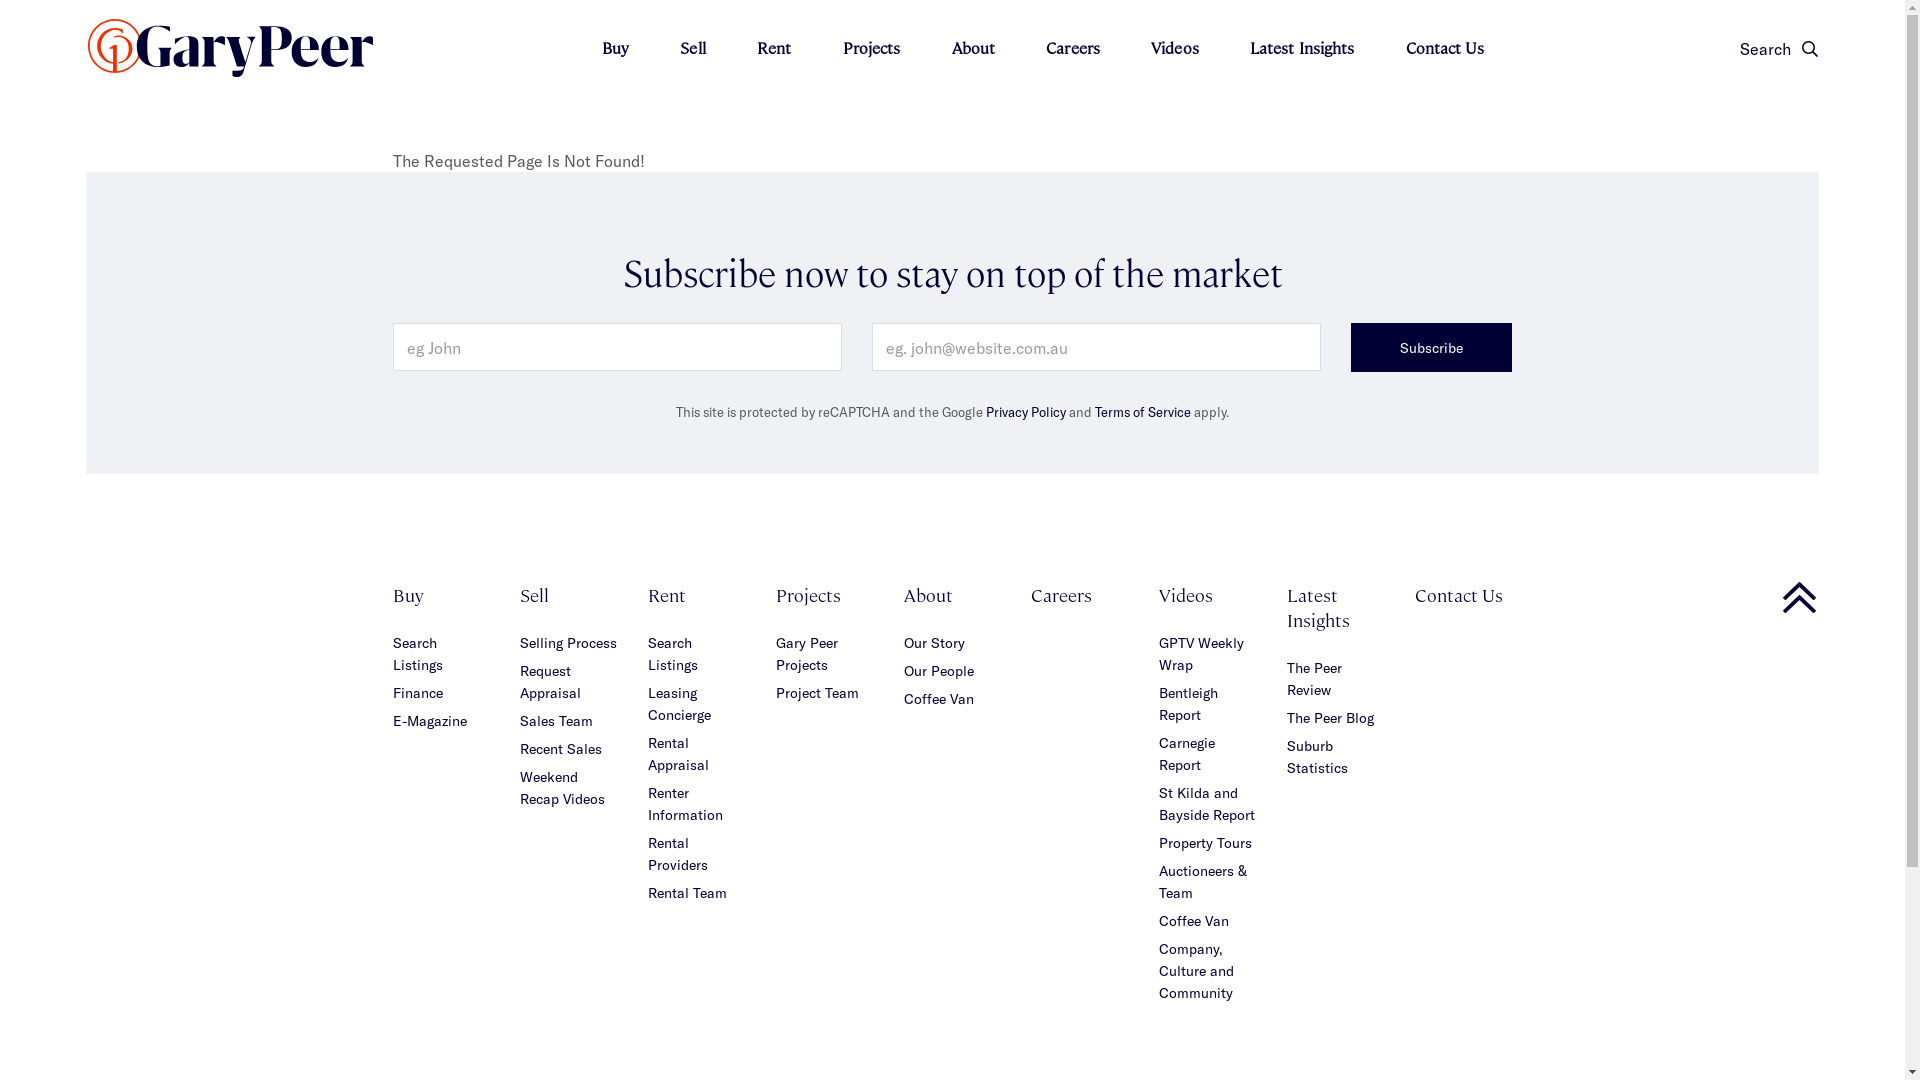 The image size is (1920, 1080). What do you see at coordinates (687, 891) in the screenshot?
I see `'Rental Team'` at bounding box center [687, 891].